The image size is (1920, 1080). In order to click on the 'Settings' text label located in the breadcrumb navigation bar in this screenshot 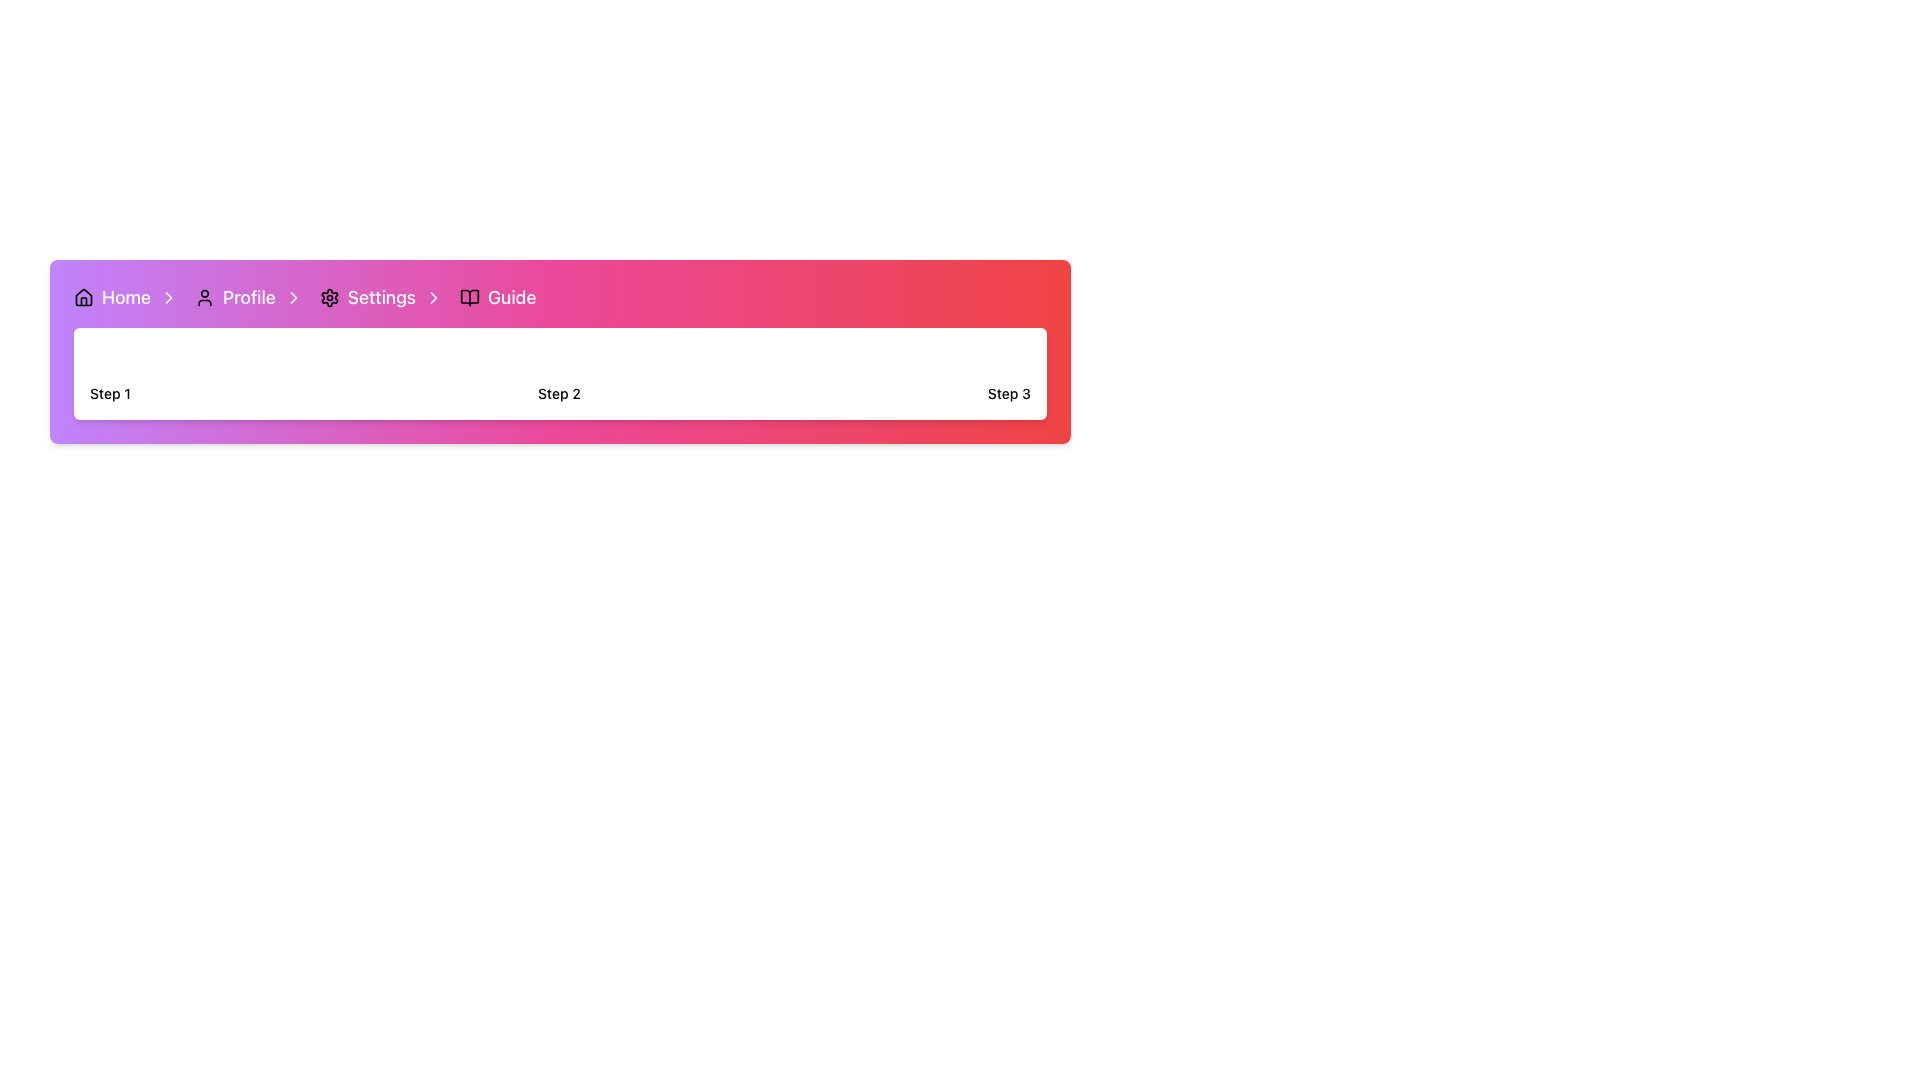, I will do `click(381, 297)`.